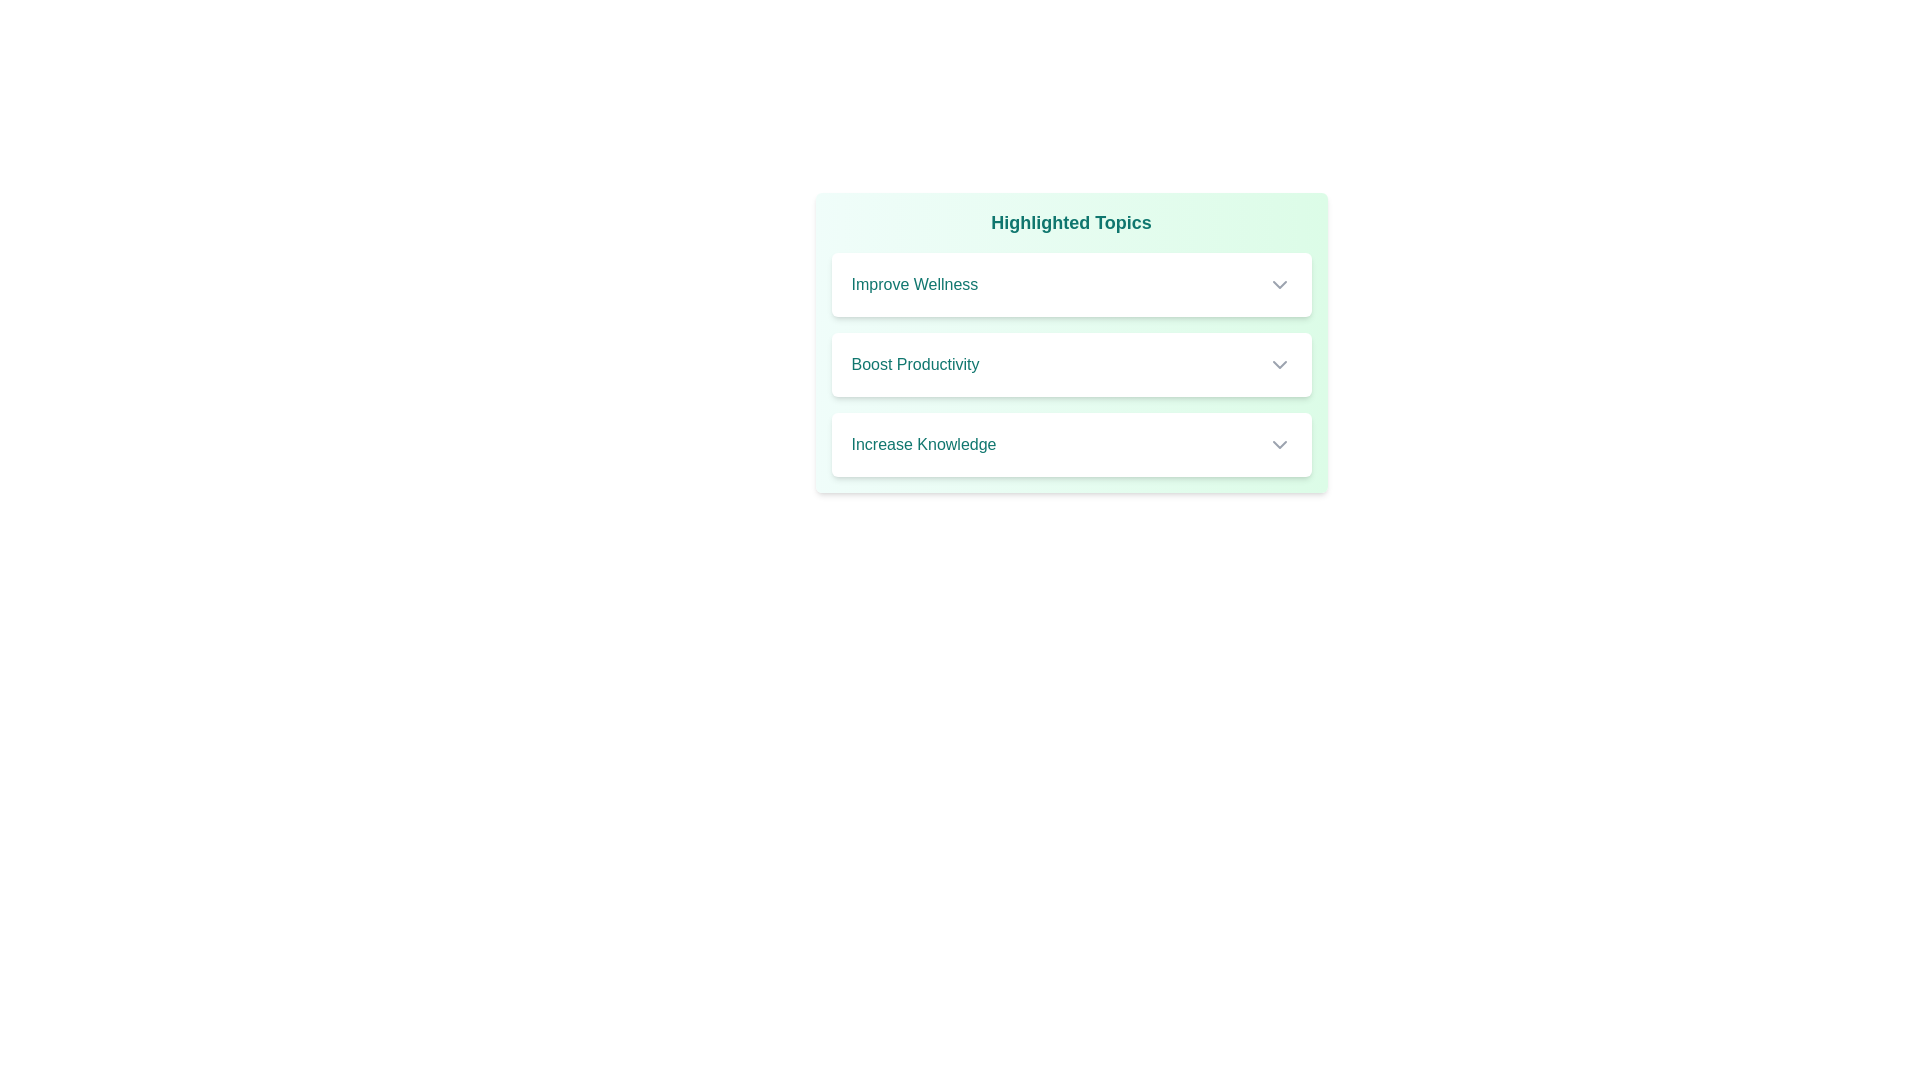 The width and height of the screenshot is (1920, 1080). I want to click on the first item, so click(1070, 285).